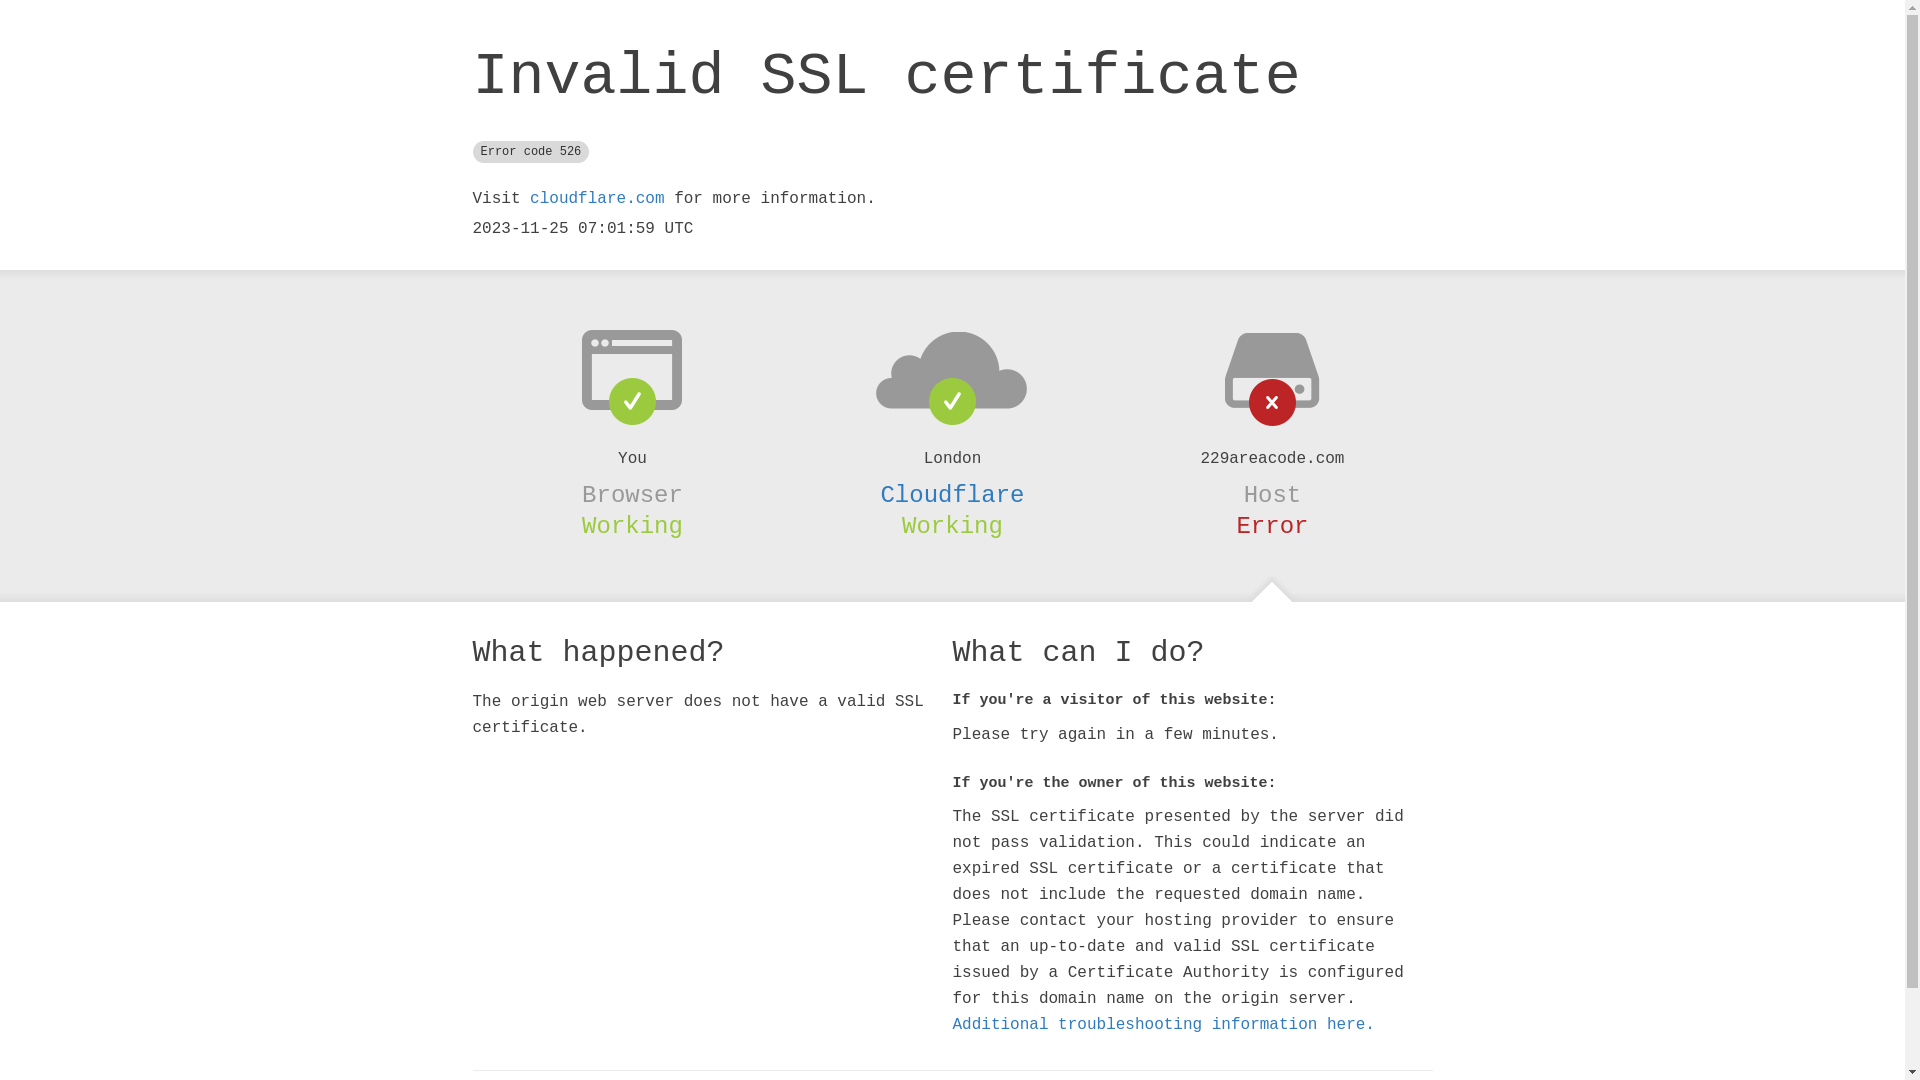 The height and width of the screenshot is (1080, 1920). Describe the element at coordinates (879, 495) in the screenshot. I see `'Cloudflare'` at that location.